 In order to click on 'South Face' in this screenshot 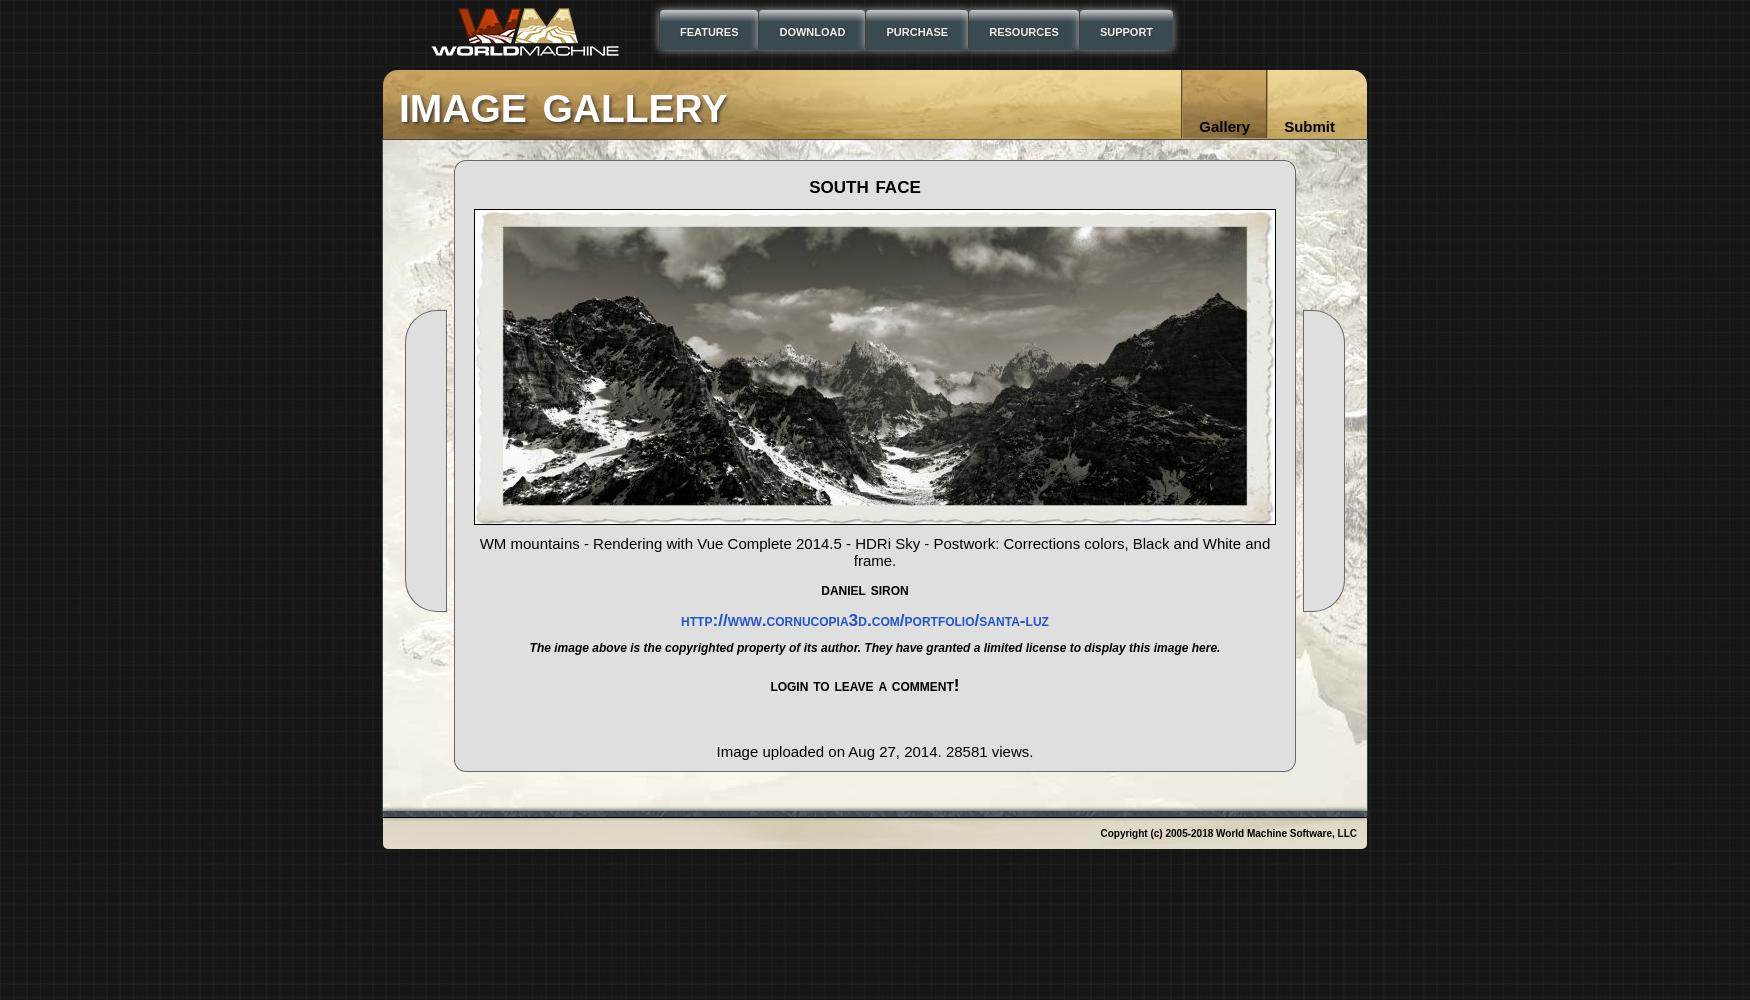, I will do `click(864, 184)`.